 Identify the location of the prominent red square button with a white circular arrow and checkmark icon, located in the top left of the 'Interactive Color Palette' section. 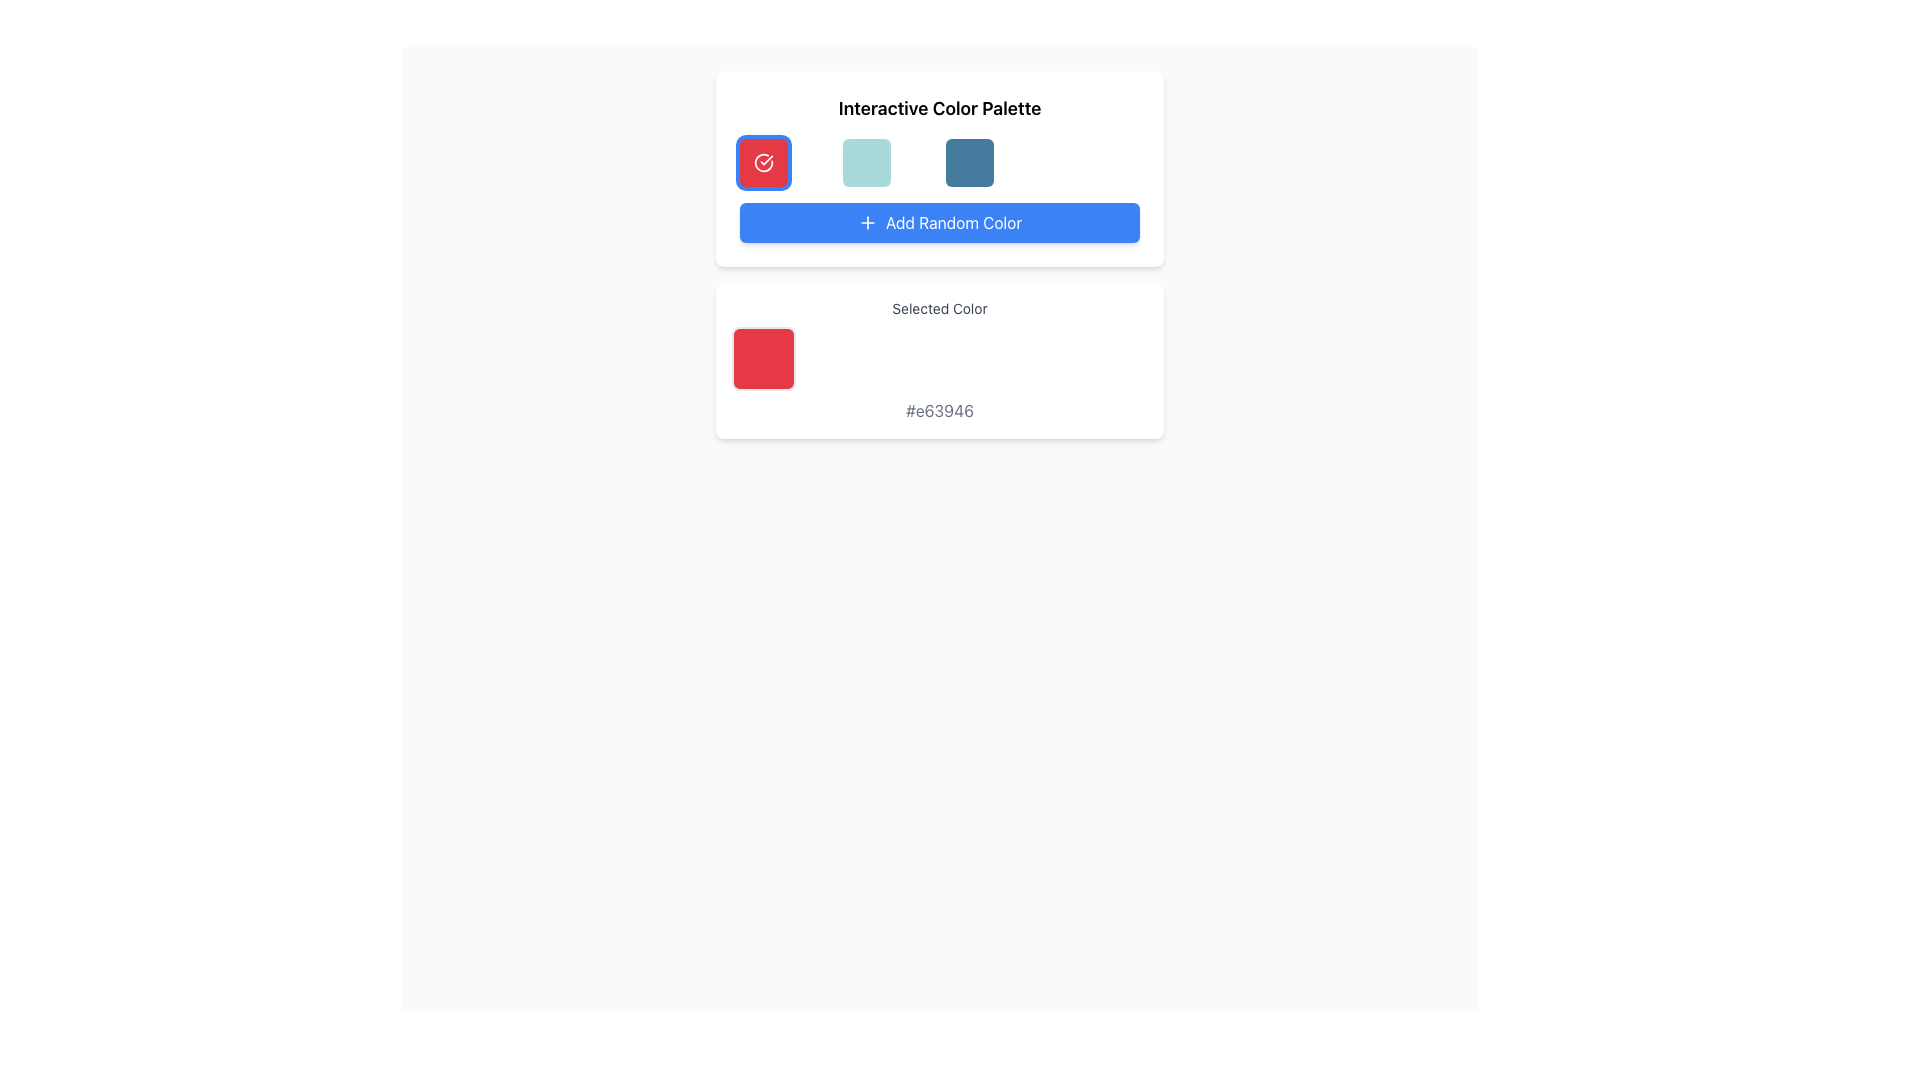
(762, 161).